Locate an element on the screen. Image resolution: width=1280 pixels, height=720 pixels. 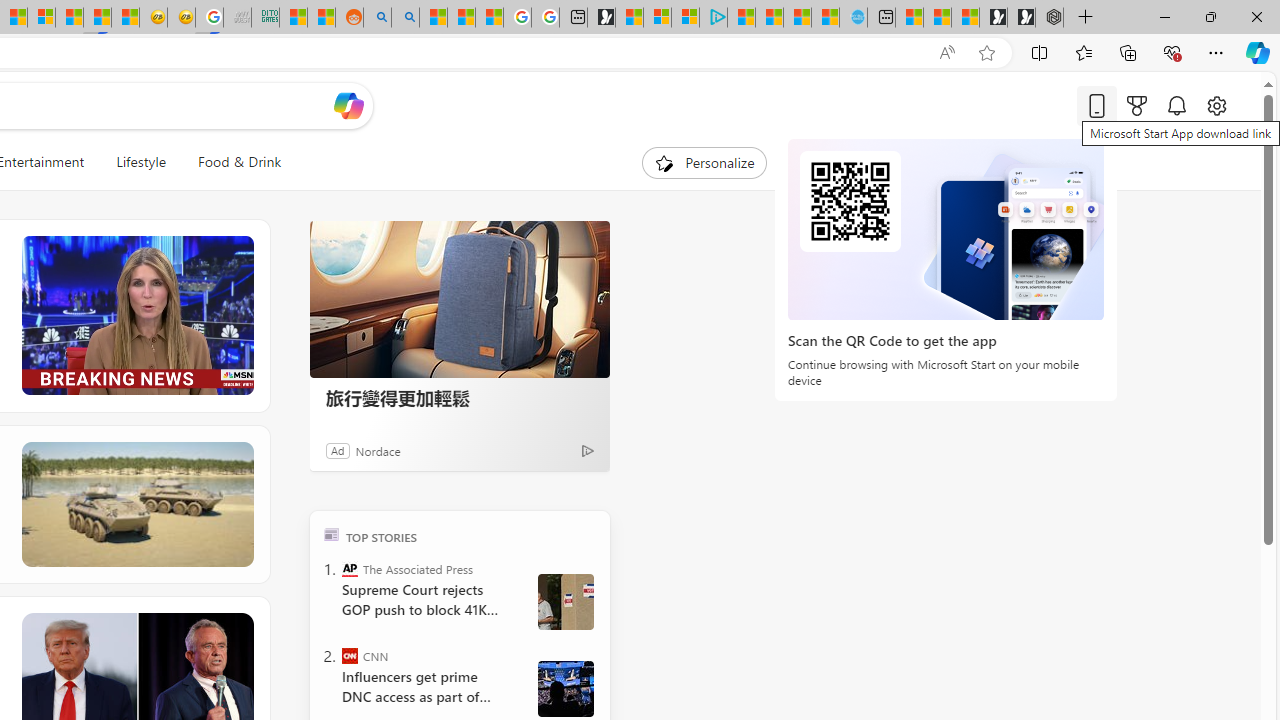
'Personalize' is located at coordinates (704, 162).